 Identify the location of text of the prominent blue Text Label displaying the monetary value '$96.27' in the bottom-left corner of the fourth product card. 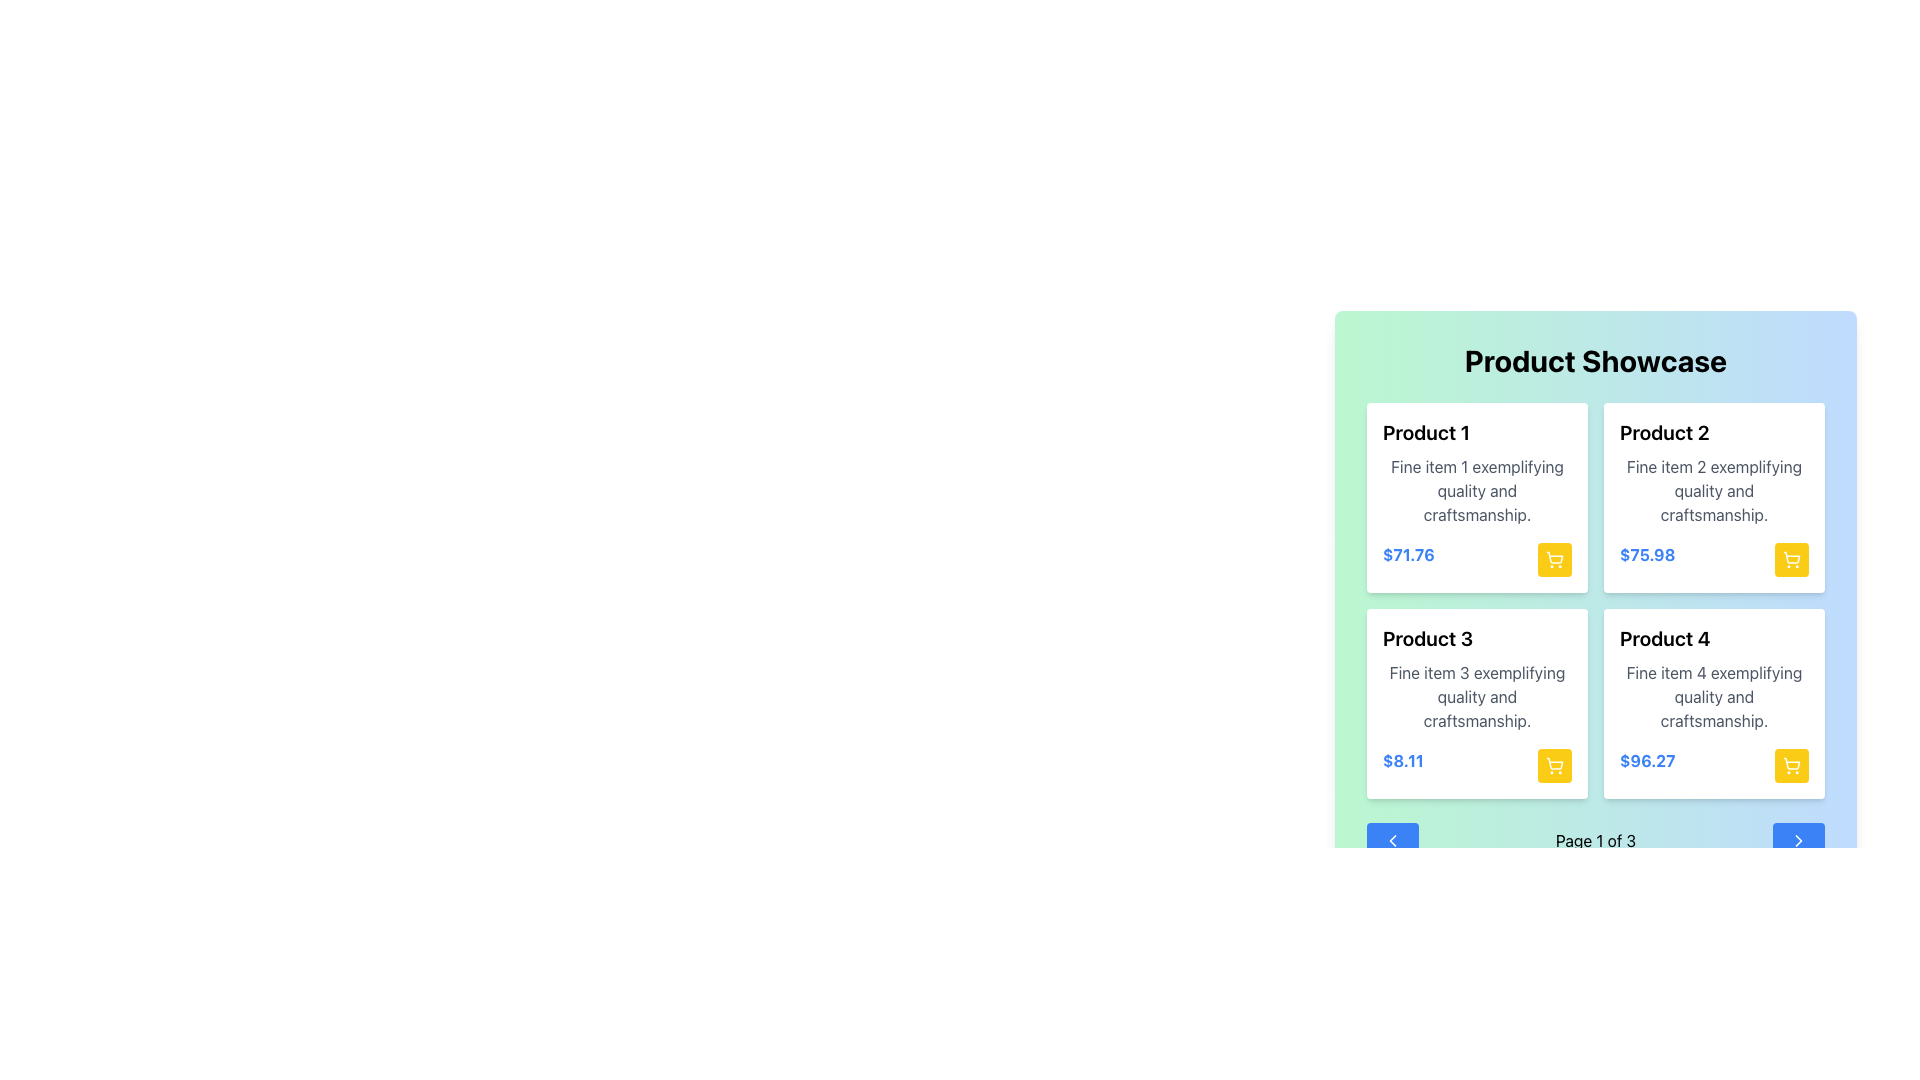
(1647, 765).